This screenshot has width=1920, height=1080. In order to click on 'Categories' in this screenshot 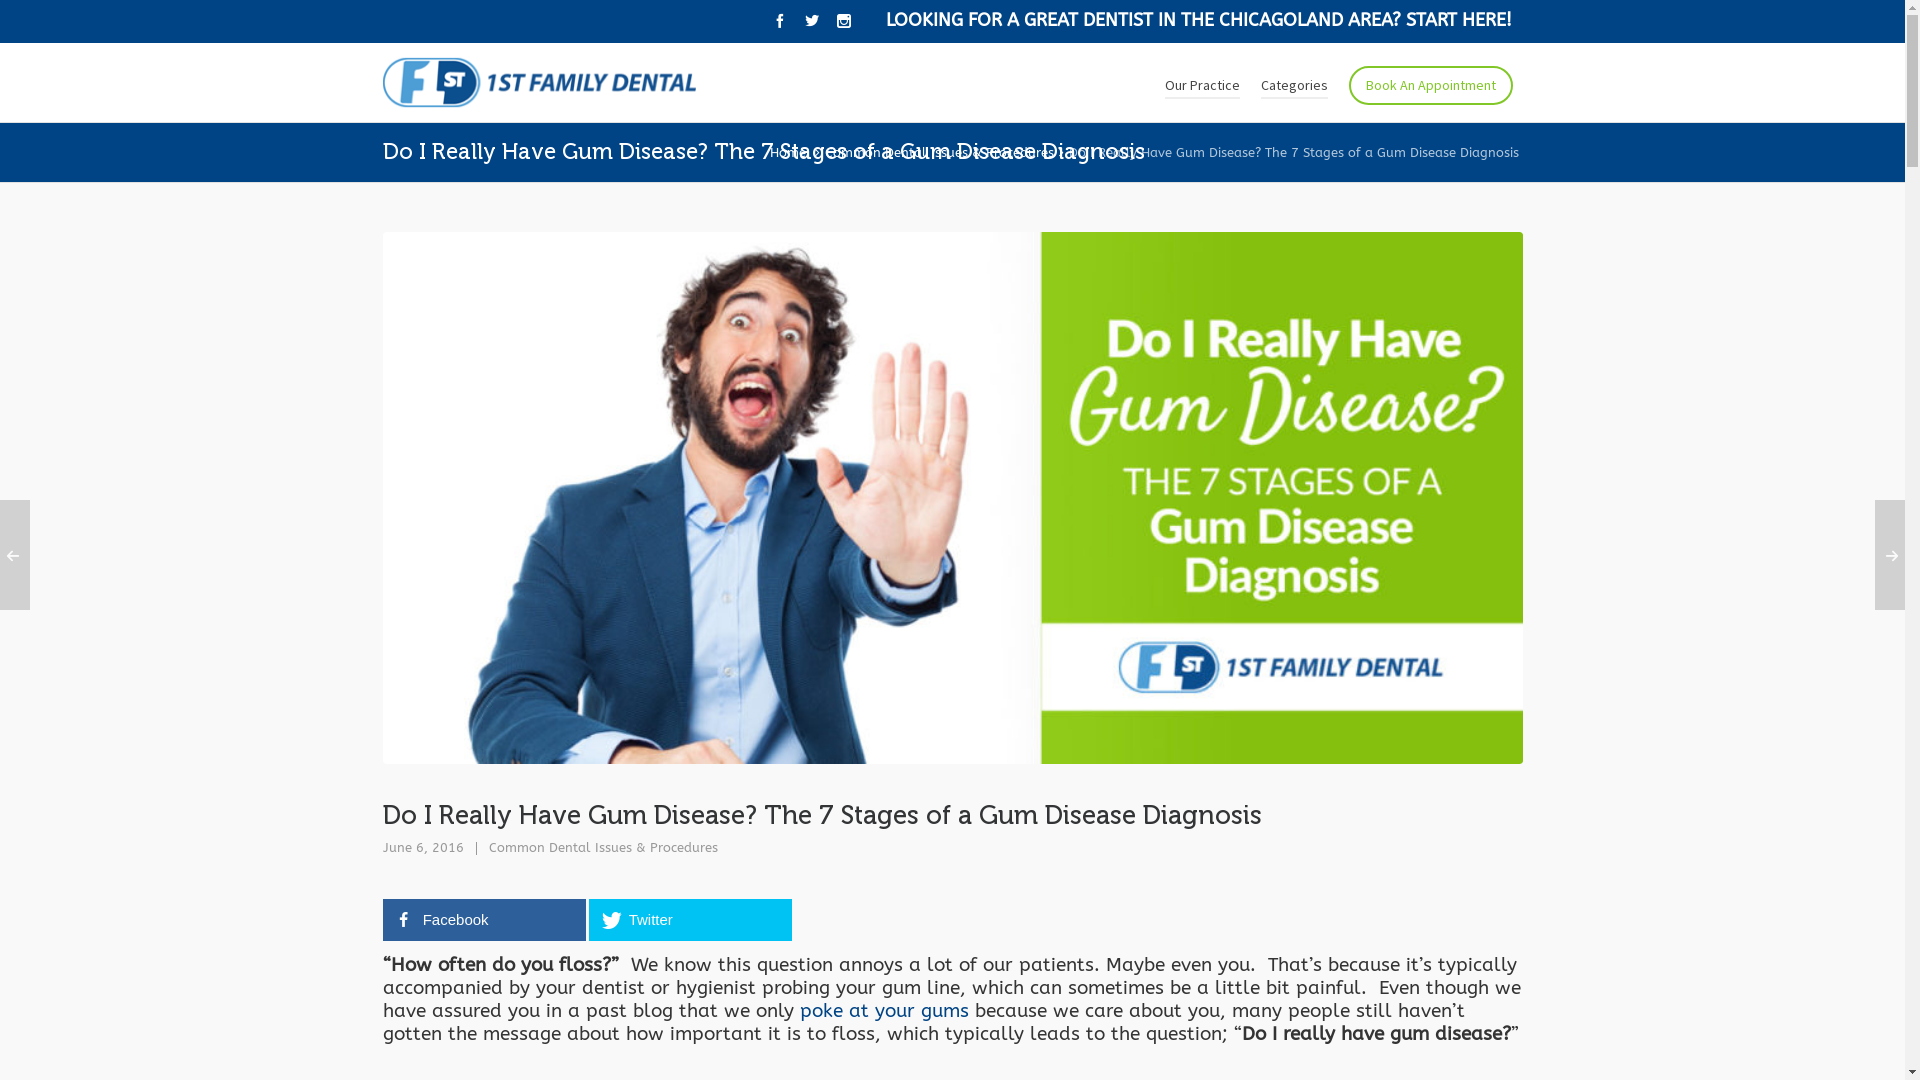, I will do `click(1293, 82)`.